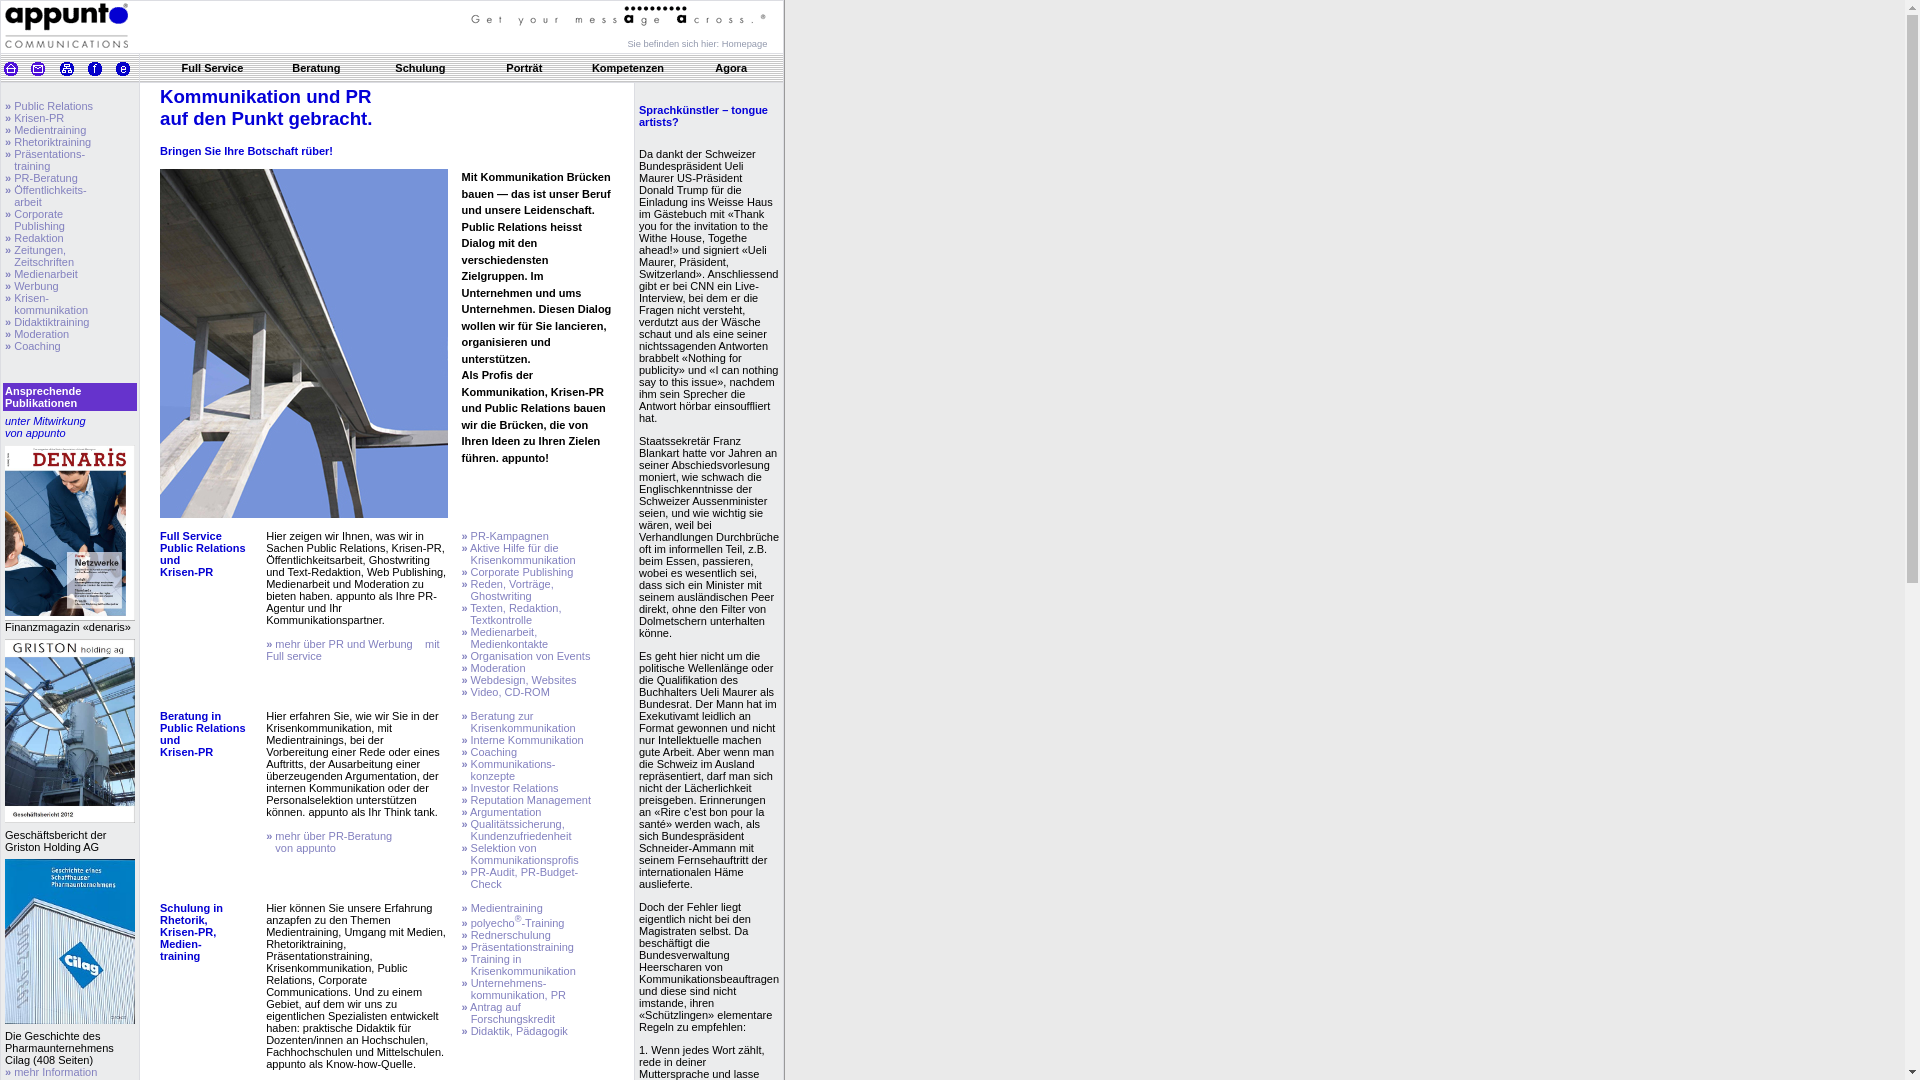 This screenshot has height=1080, width=1920. What do you see at coordinates (27, 164) in the screenshot?
I see `'   training'` at bounding box center [27, 164].